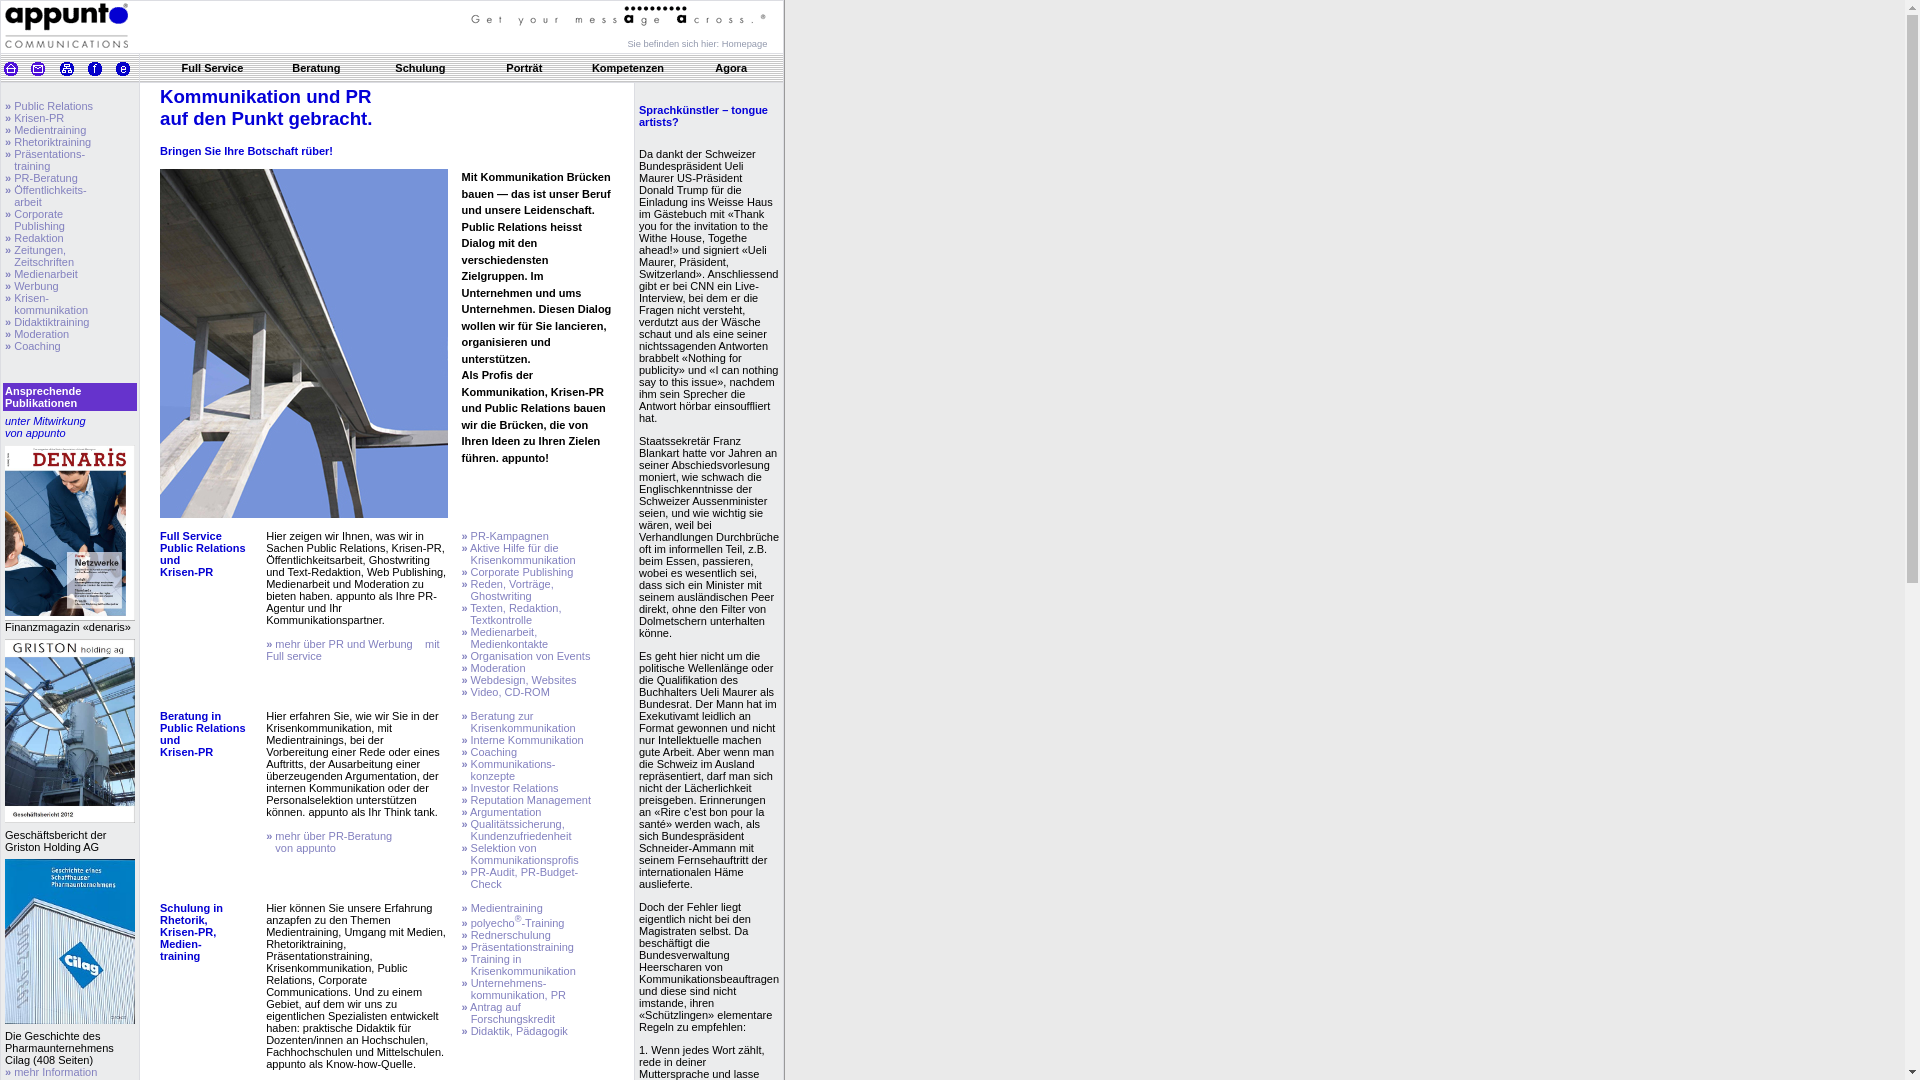 This screenshot has height=1080, width=1920. What do you see at coordinates (27, 164) in the screenshot?
I see `'   training'` at bounding box center [27, 164].